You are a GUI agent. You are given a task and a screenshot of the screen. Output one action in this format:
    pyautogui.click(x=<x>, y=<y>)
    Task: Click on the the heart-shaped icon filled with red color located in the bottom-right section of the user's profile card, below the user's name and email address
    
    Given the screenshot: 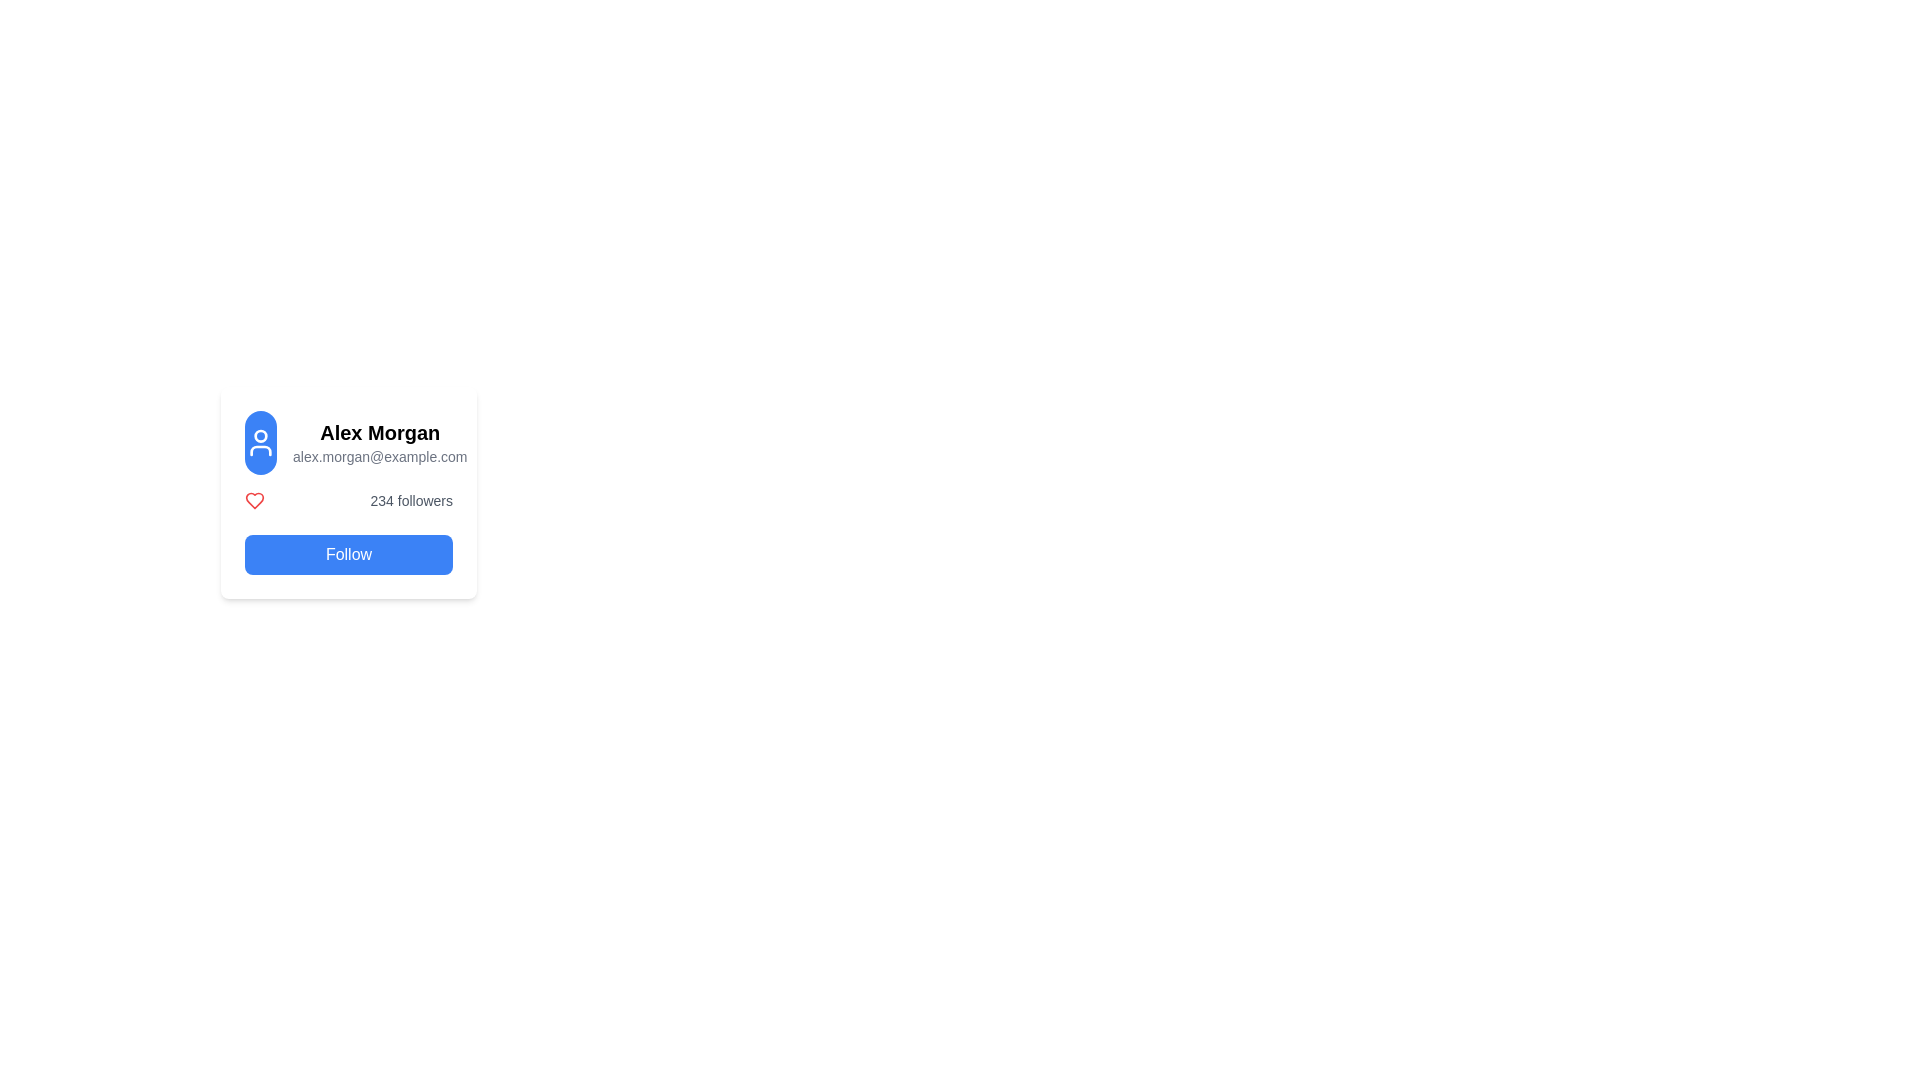 What is the action you would take?
    pyautogui.click(x=253, y=500)
    